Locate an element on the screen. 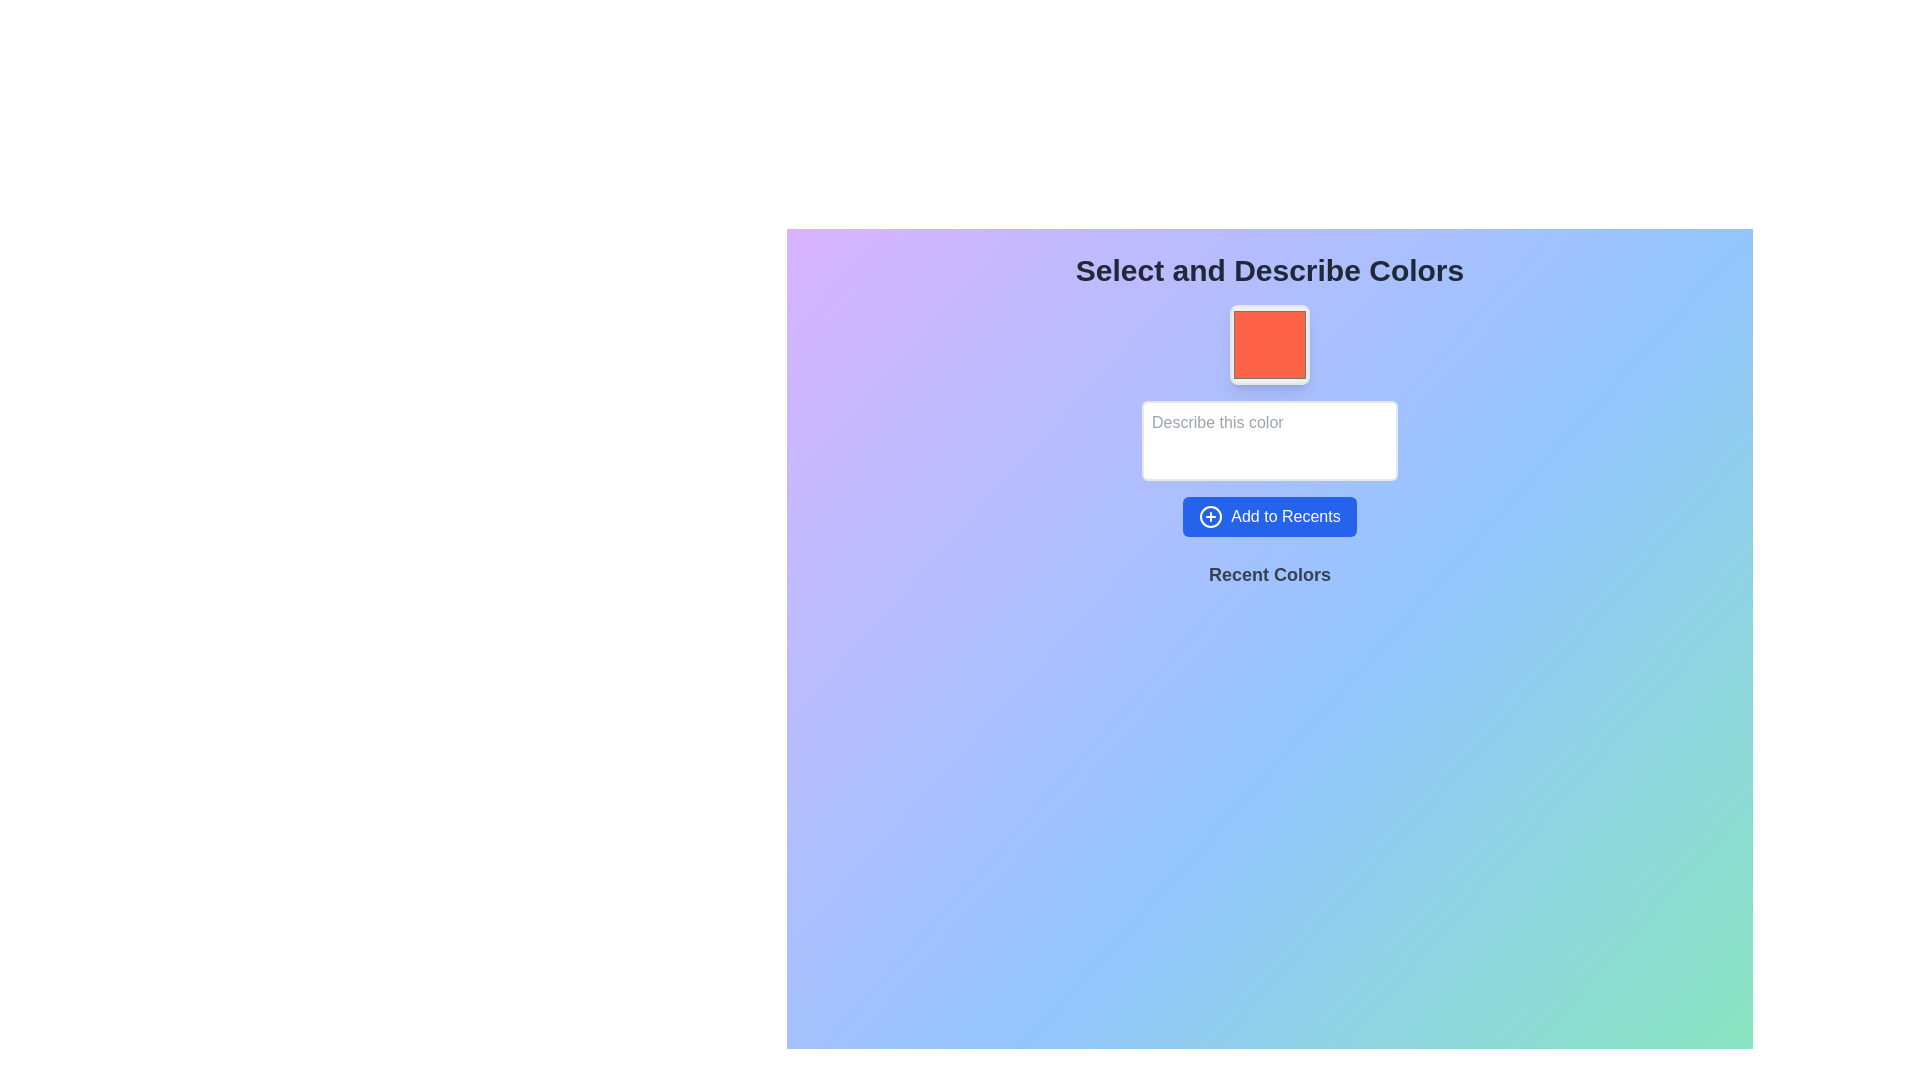 The width and height of the screenshot is (1920, 1080). the button that adds the currently selected color to the list of recent colors, located below the 'Describe this color' text area and above the 'Recent Colors' heading is located at coordinates (1269, 515).